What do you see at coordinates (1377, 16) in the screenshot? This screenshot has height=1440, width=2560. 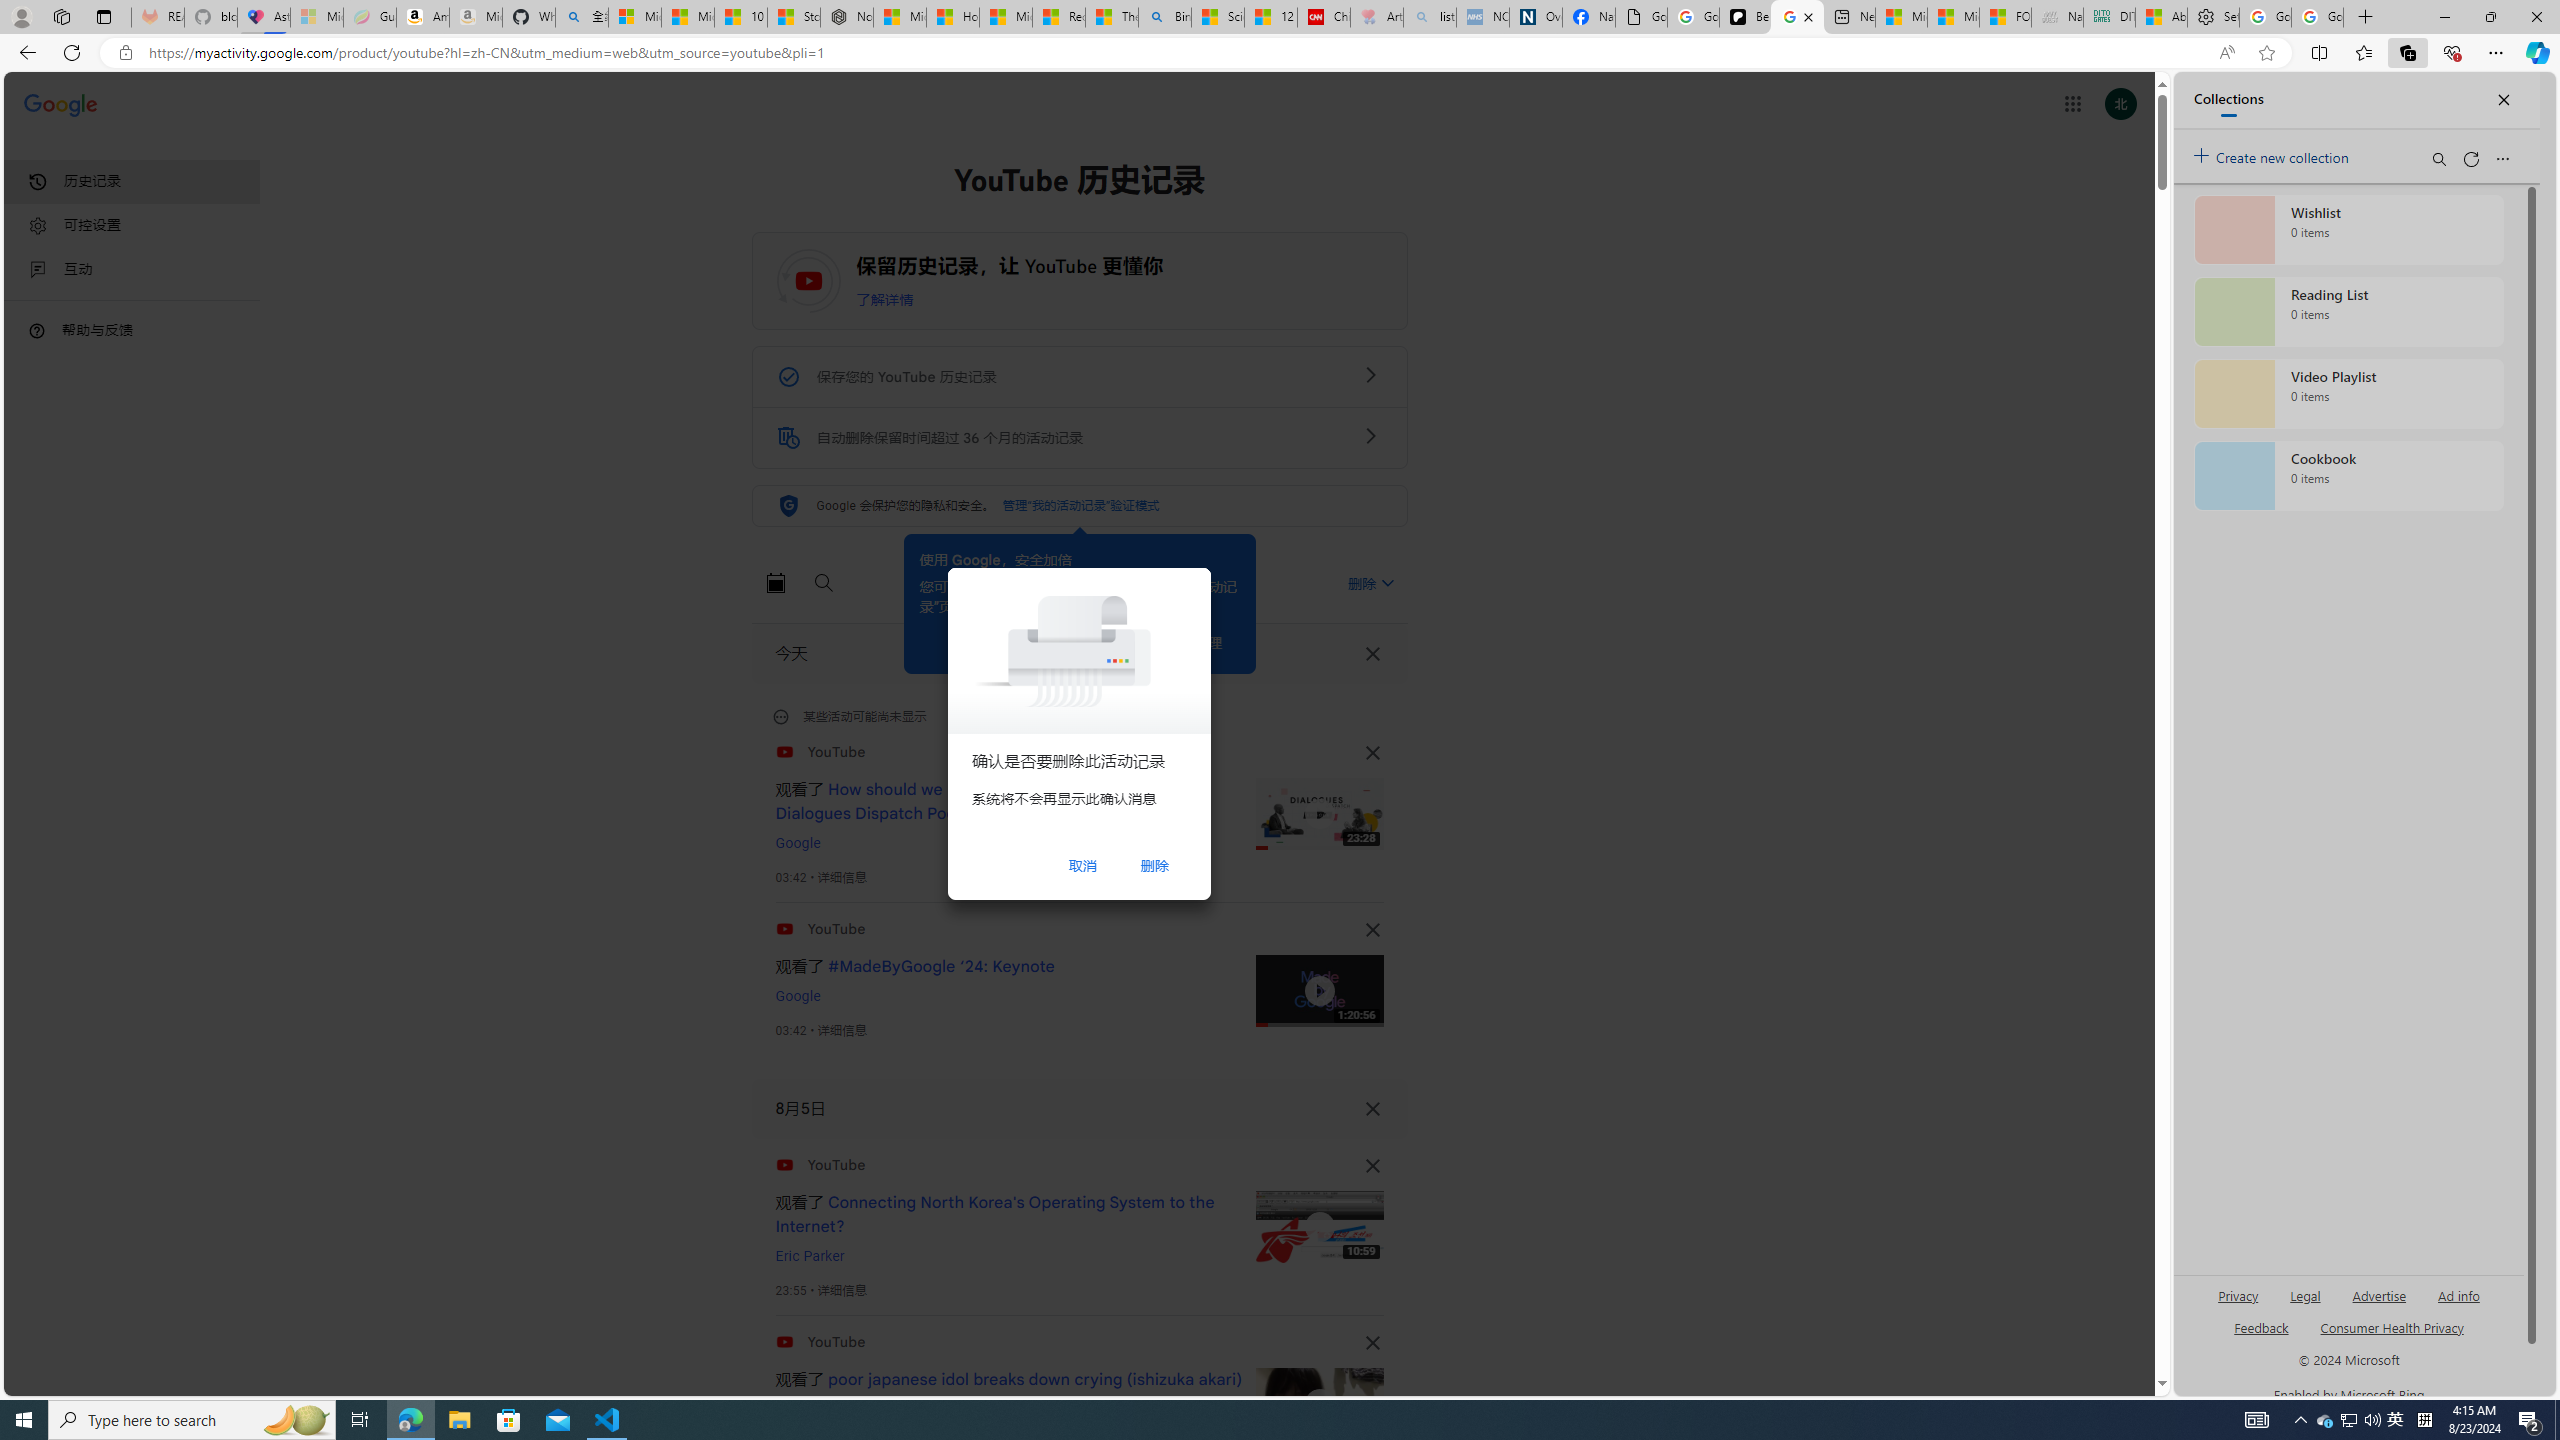 I see `'Arthritis: Ask Health Professionals - Sleeping'` at bounding box center [1377, 16].